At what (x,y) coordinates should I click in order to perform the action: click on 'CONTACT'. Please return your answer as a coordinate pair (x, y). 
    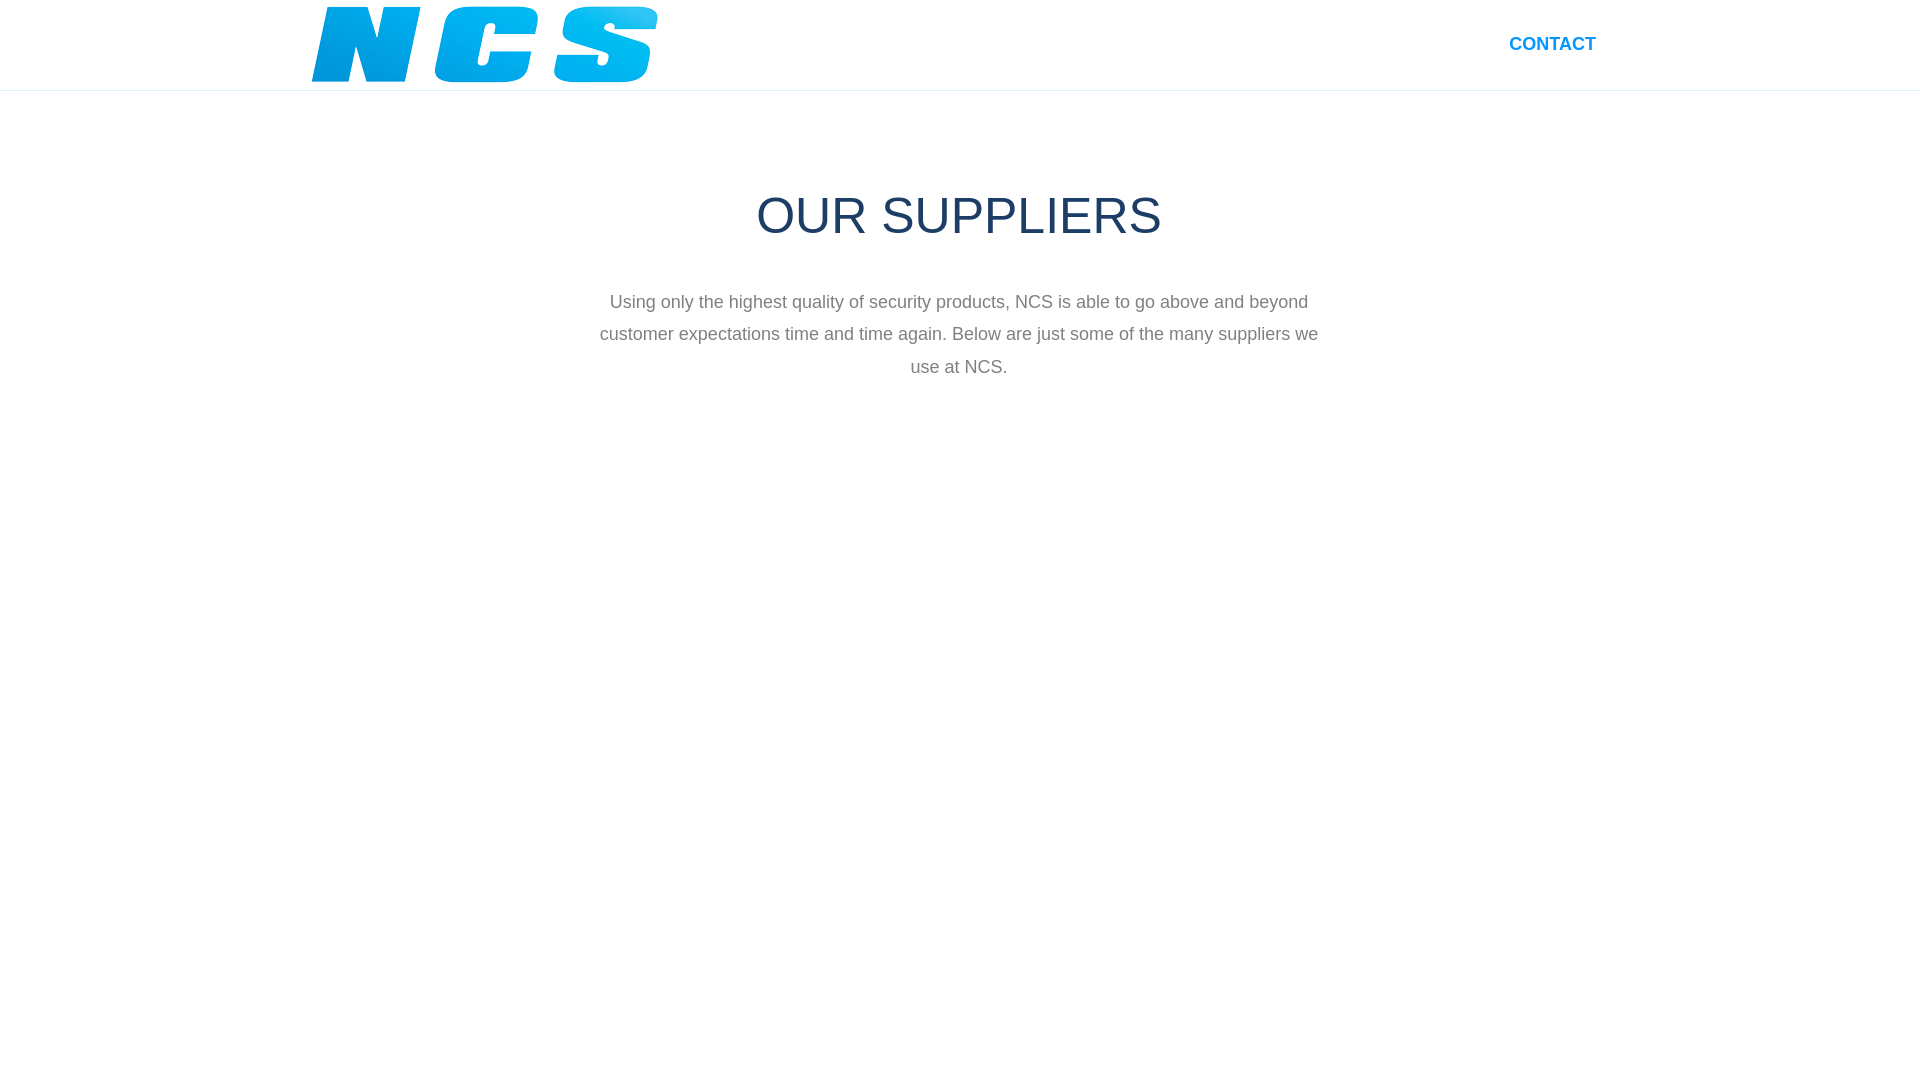
    Looking at the image, I should click on (1551, 44).